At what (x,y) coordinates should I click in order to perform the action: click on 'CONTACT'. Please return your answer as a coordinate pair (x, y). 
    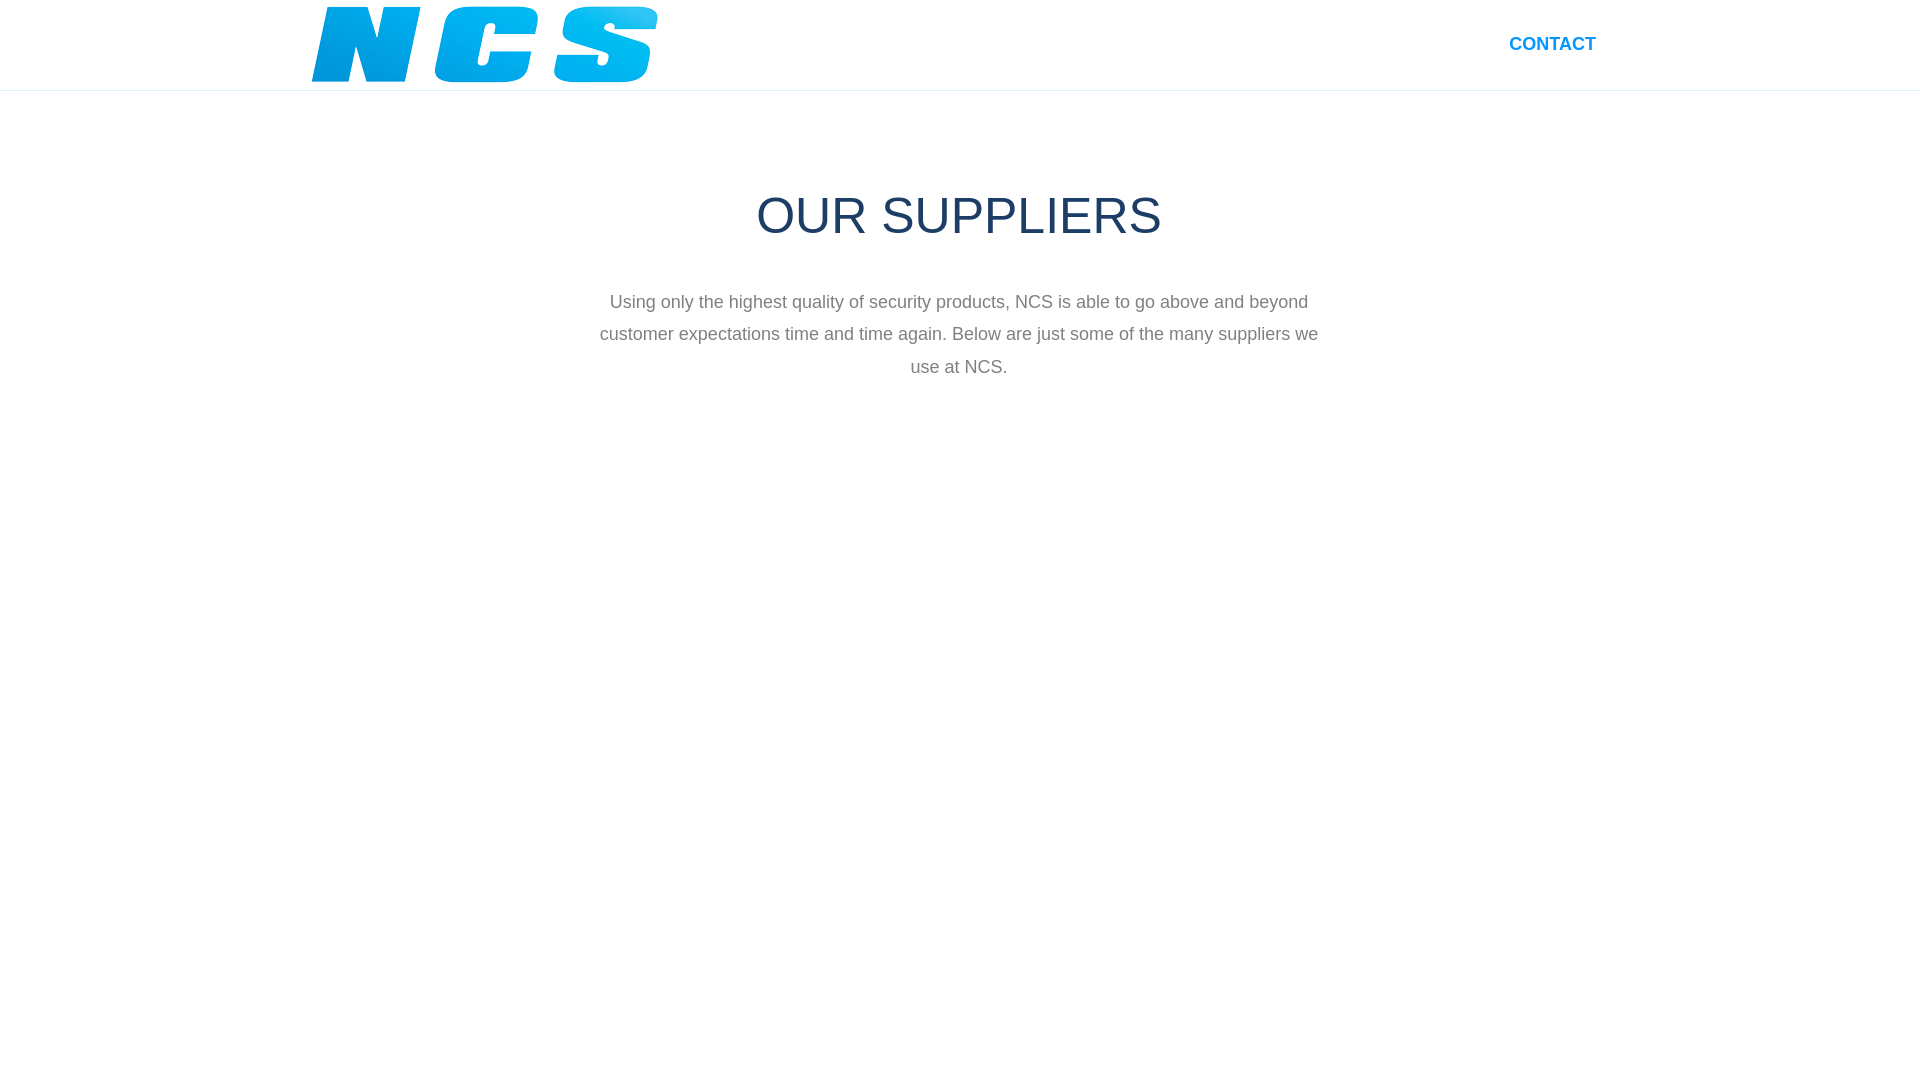
    Looking at the image, I should click on (1551, 44).